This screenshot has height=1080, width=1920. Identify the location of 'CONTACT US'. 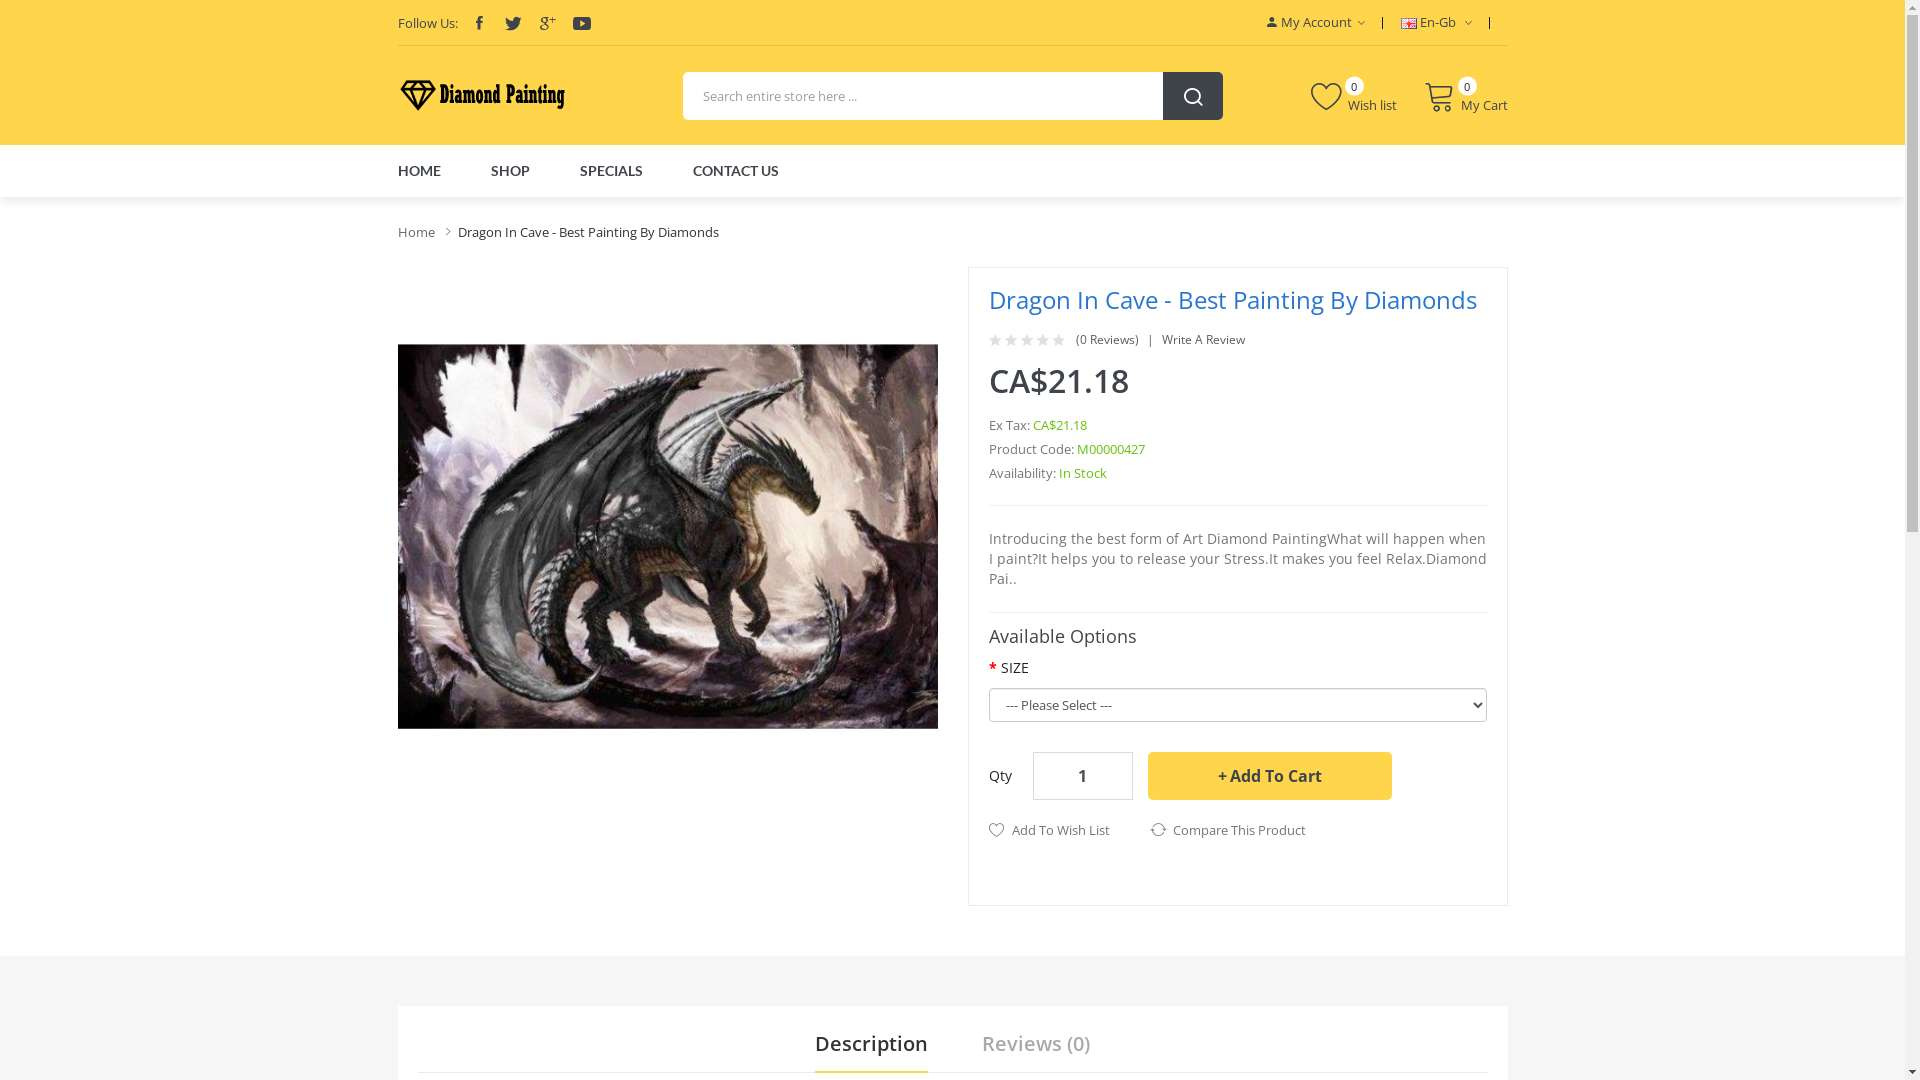
(733, 169).